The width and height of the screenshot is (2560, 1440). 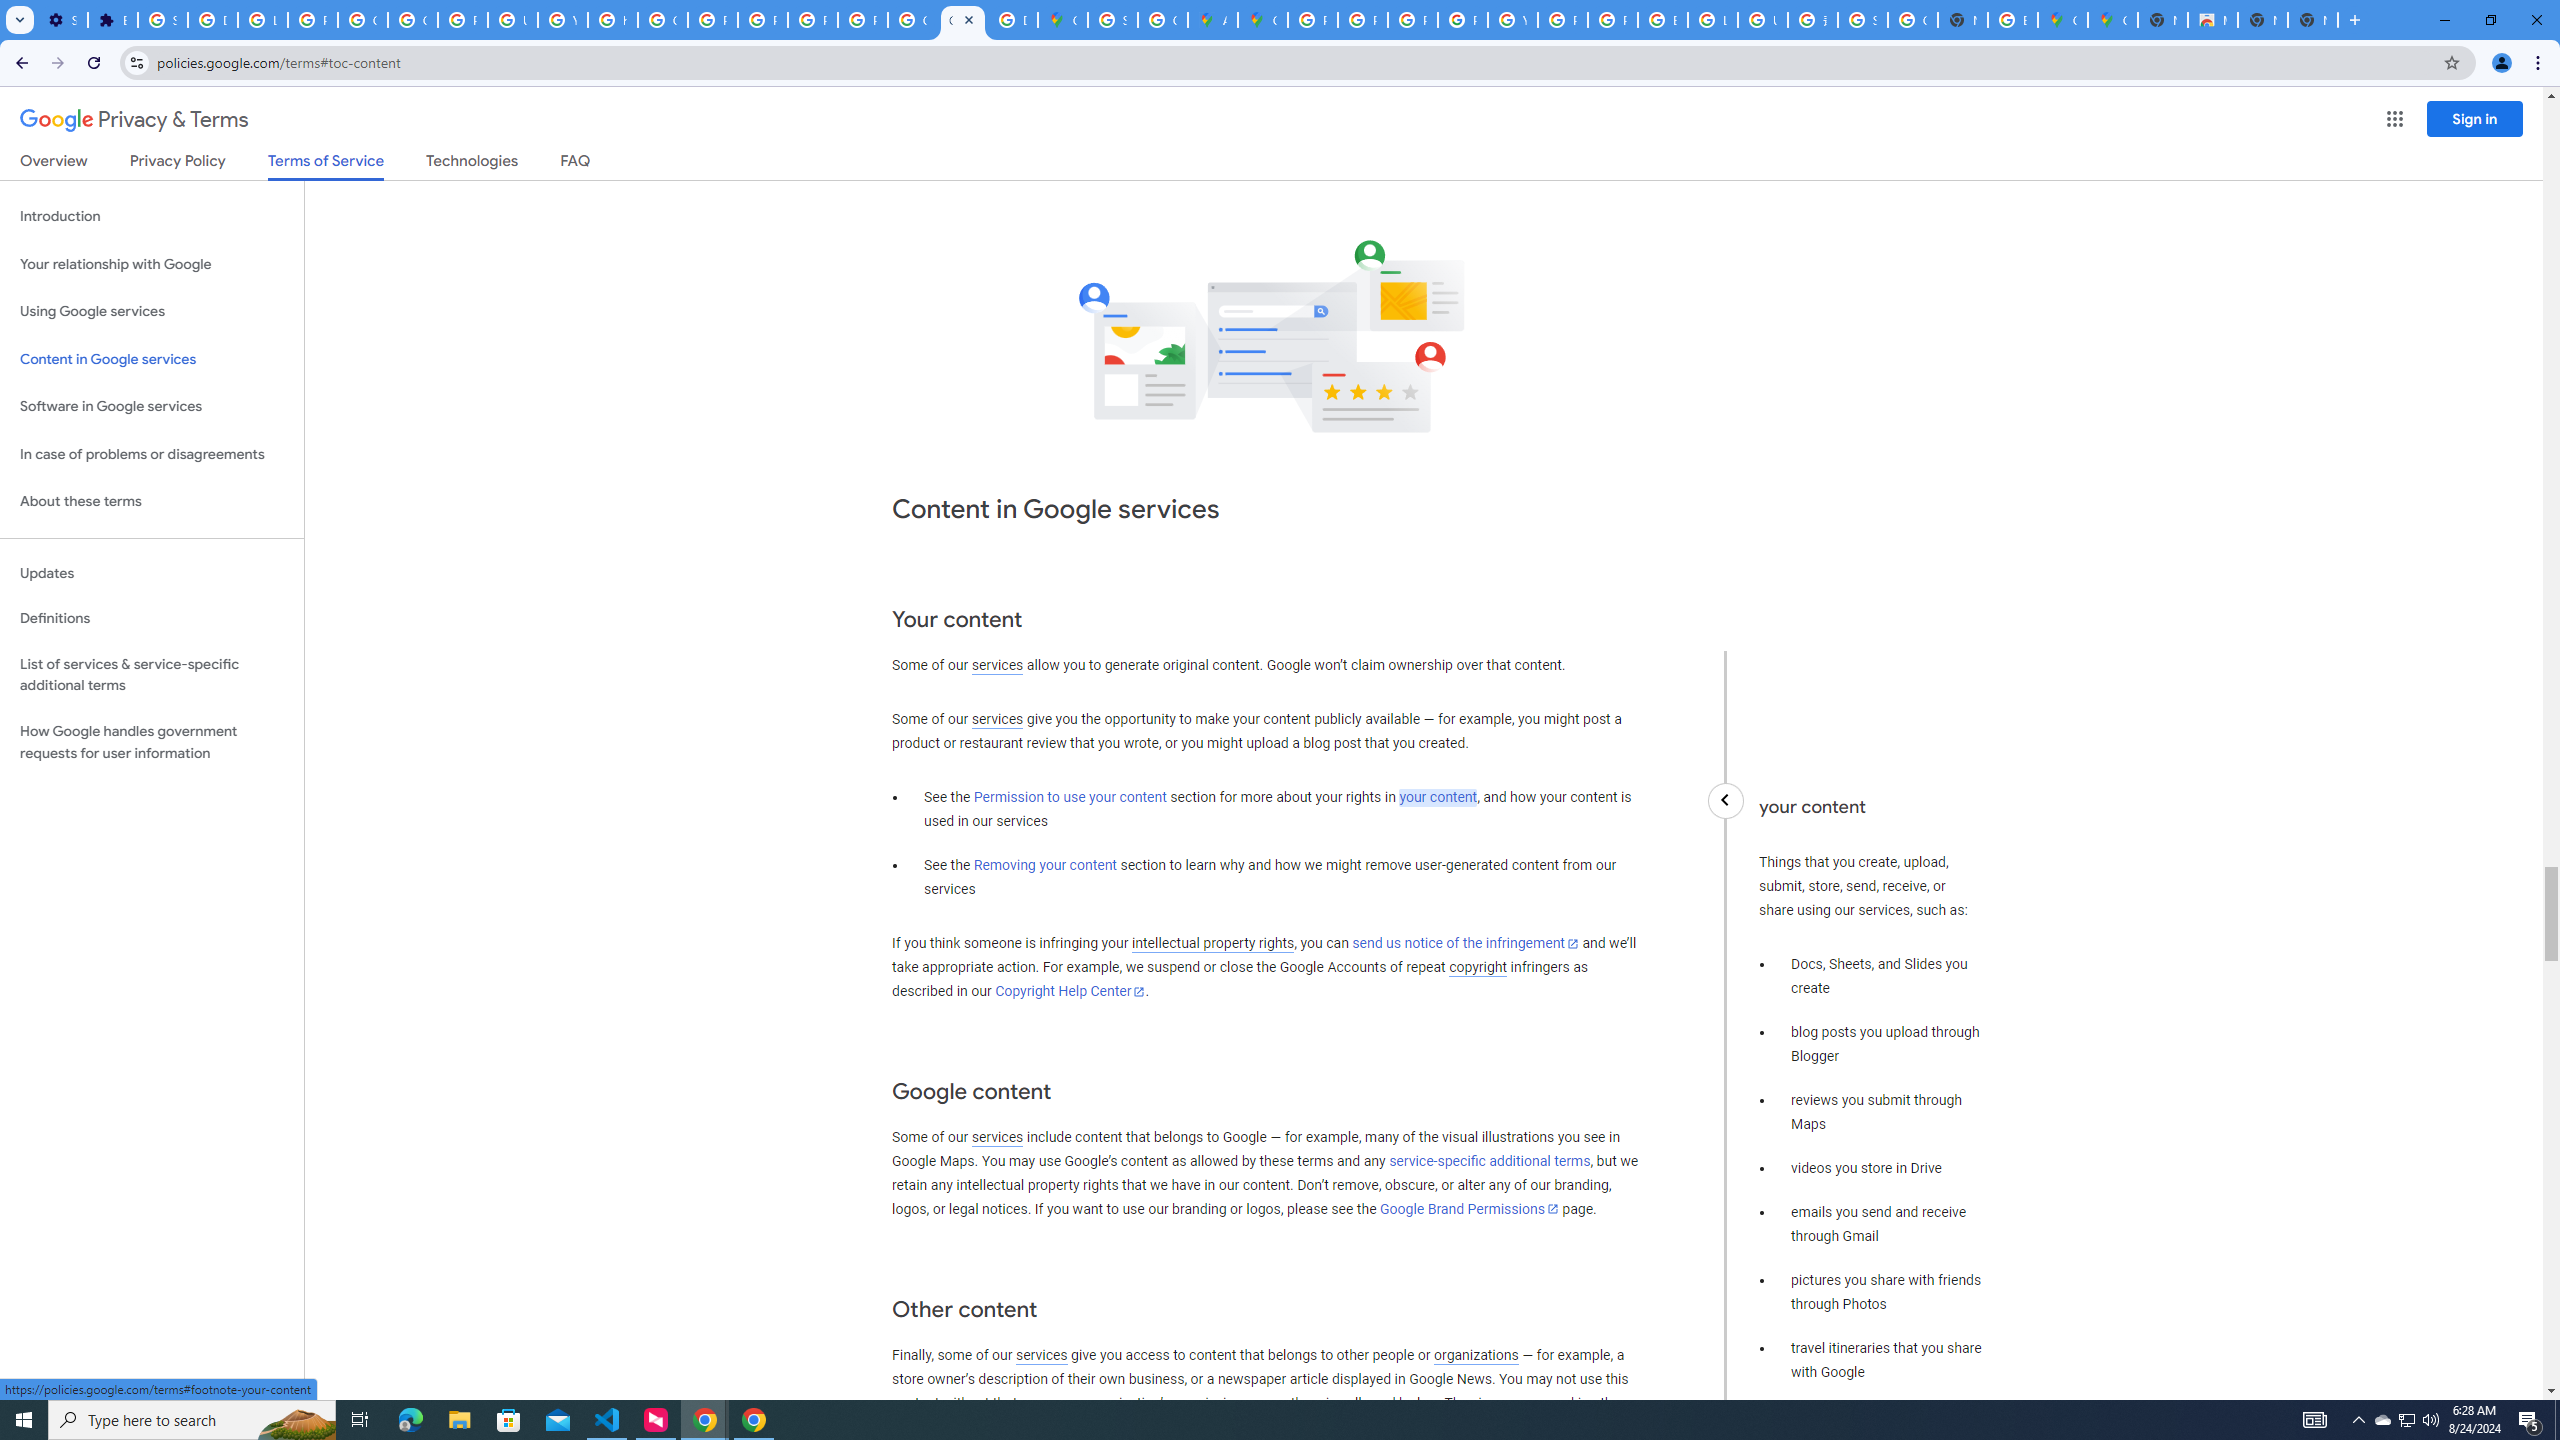 What do you see at coordinates (1468, 1207) in the screenshot?
I see `'Google Brand Permissions'` at bounding box center [1468, 1207].